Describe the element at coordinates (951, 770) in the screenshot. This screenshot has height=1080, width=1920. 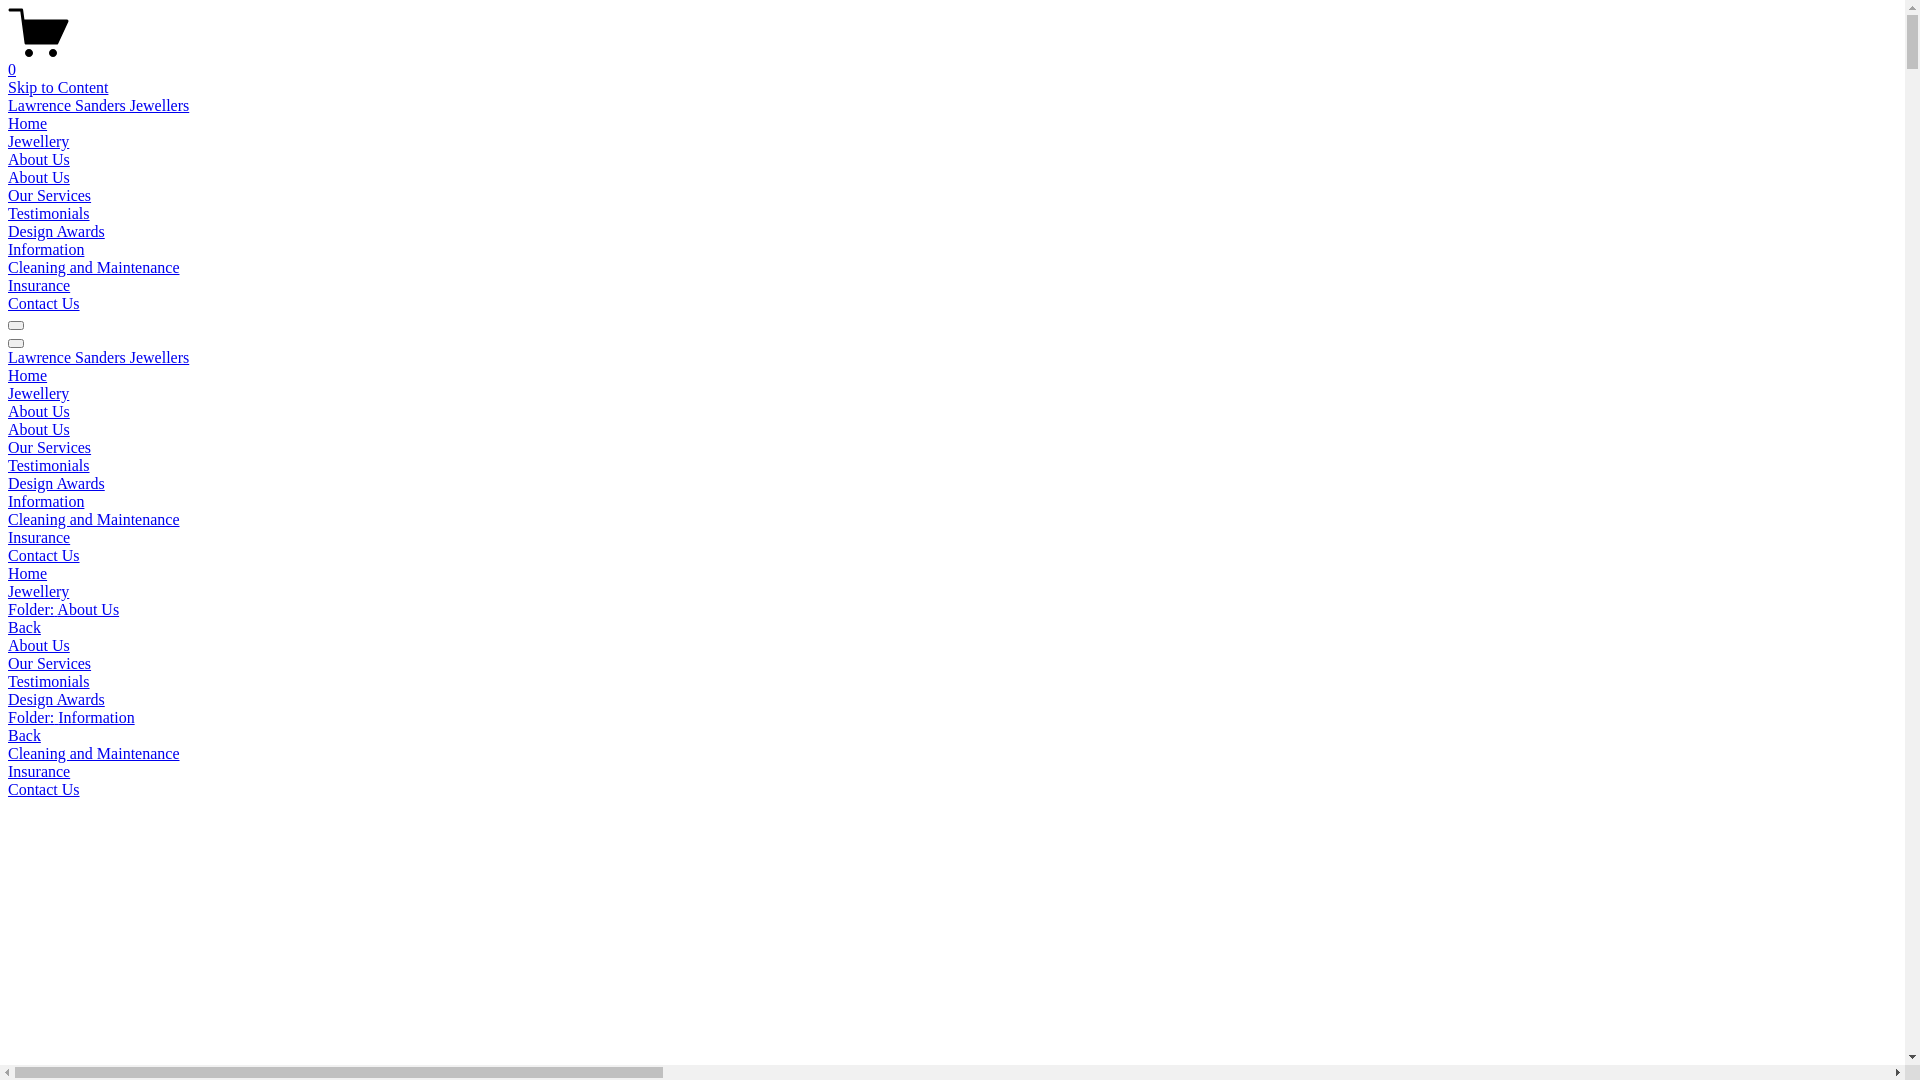
I see `'Insurance'` at that location.